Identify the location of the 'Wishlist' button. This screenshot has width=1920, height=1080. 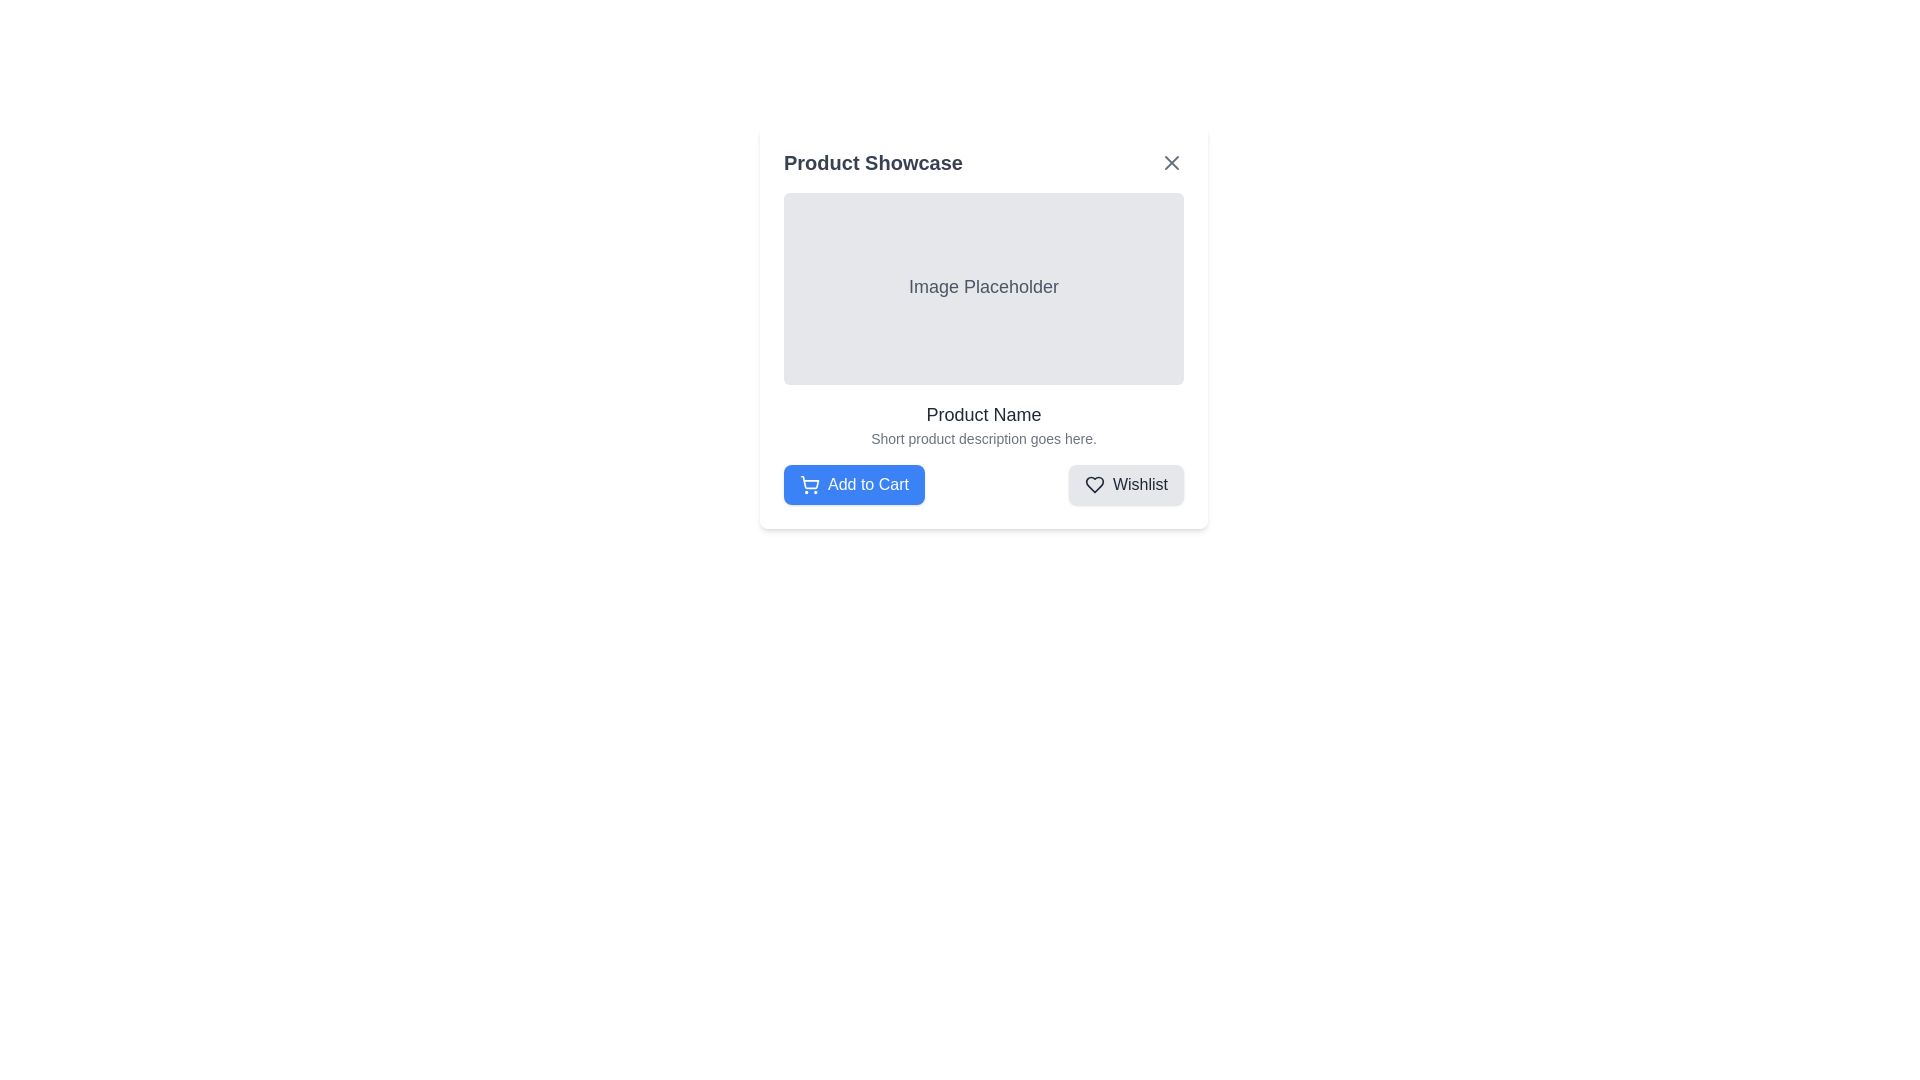
(1126, 485).